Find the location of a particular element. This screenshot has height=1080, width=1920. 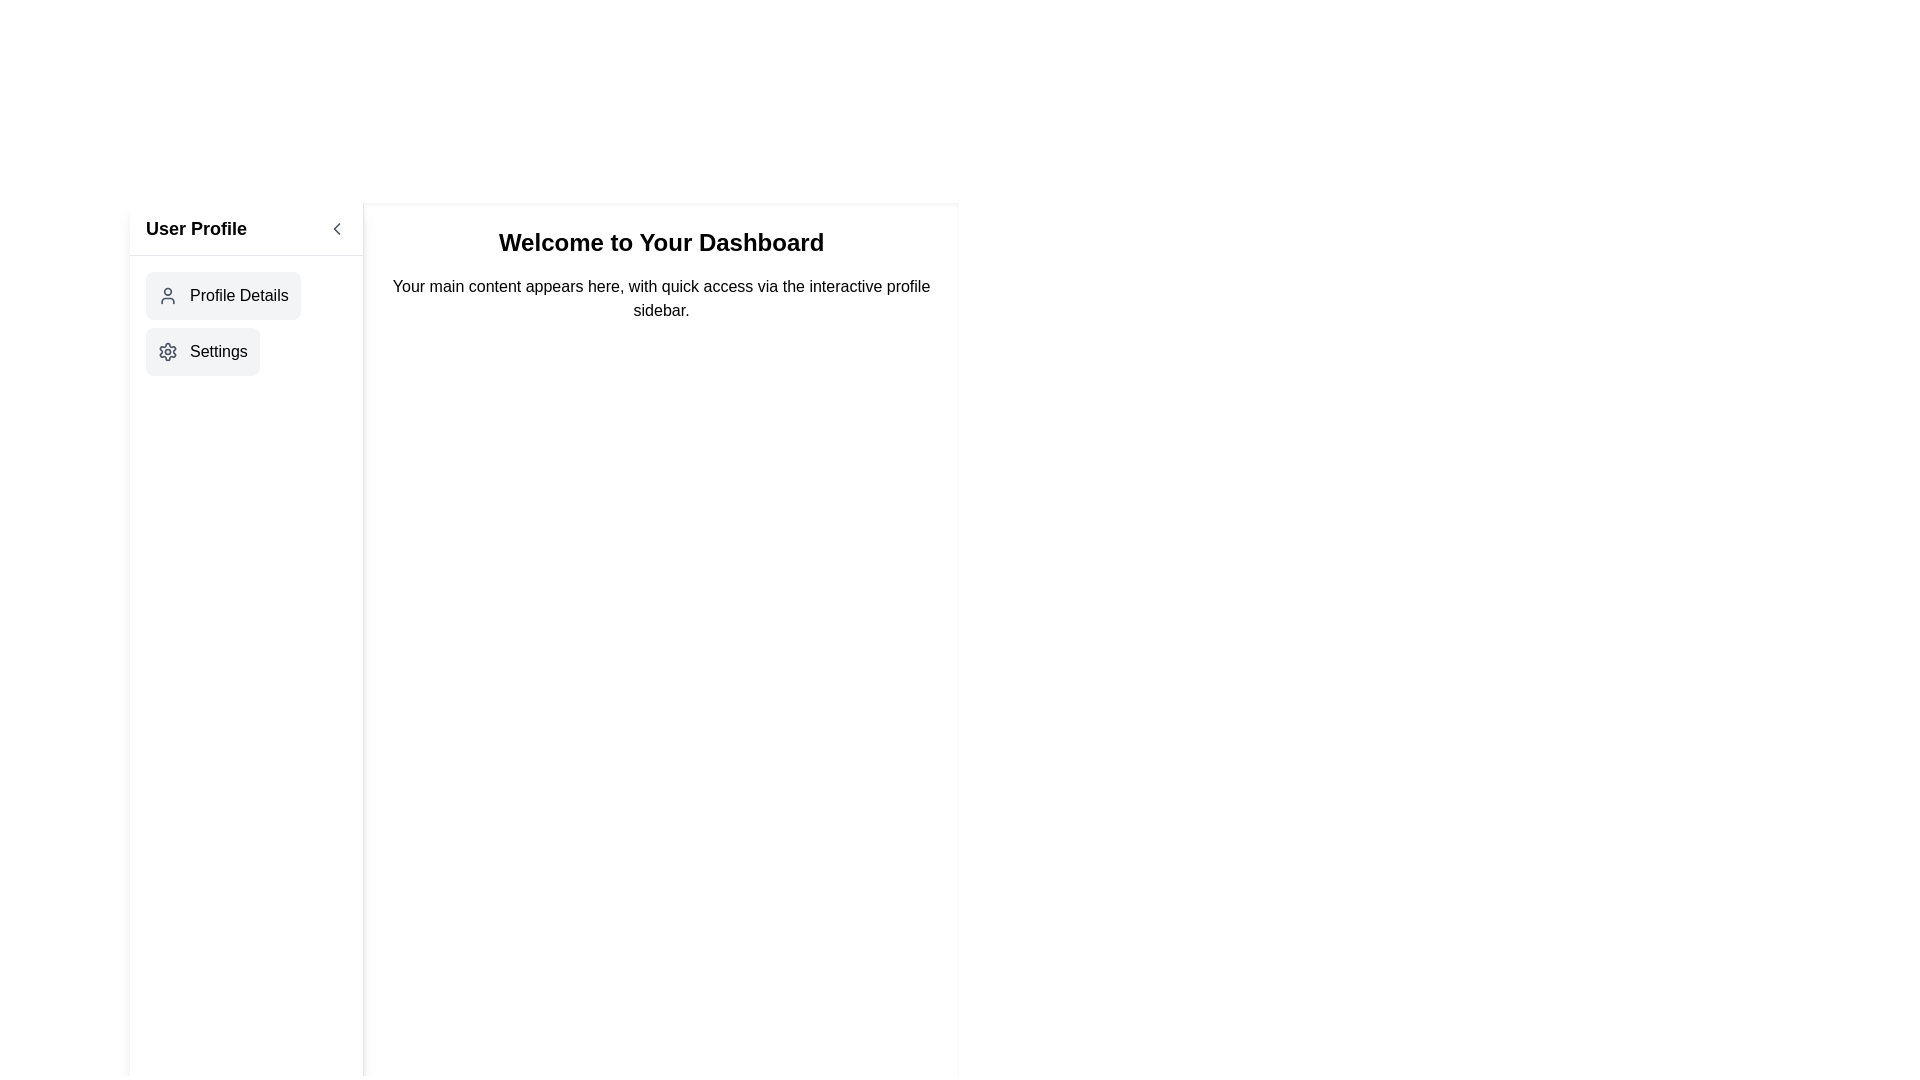

the text block that reads 'Your main content appears here, with quick access via the interactive profile sidebar,' which is centered below the bold text header is located at coordinates (661, 299).